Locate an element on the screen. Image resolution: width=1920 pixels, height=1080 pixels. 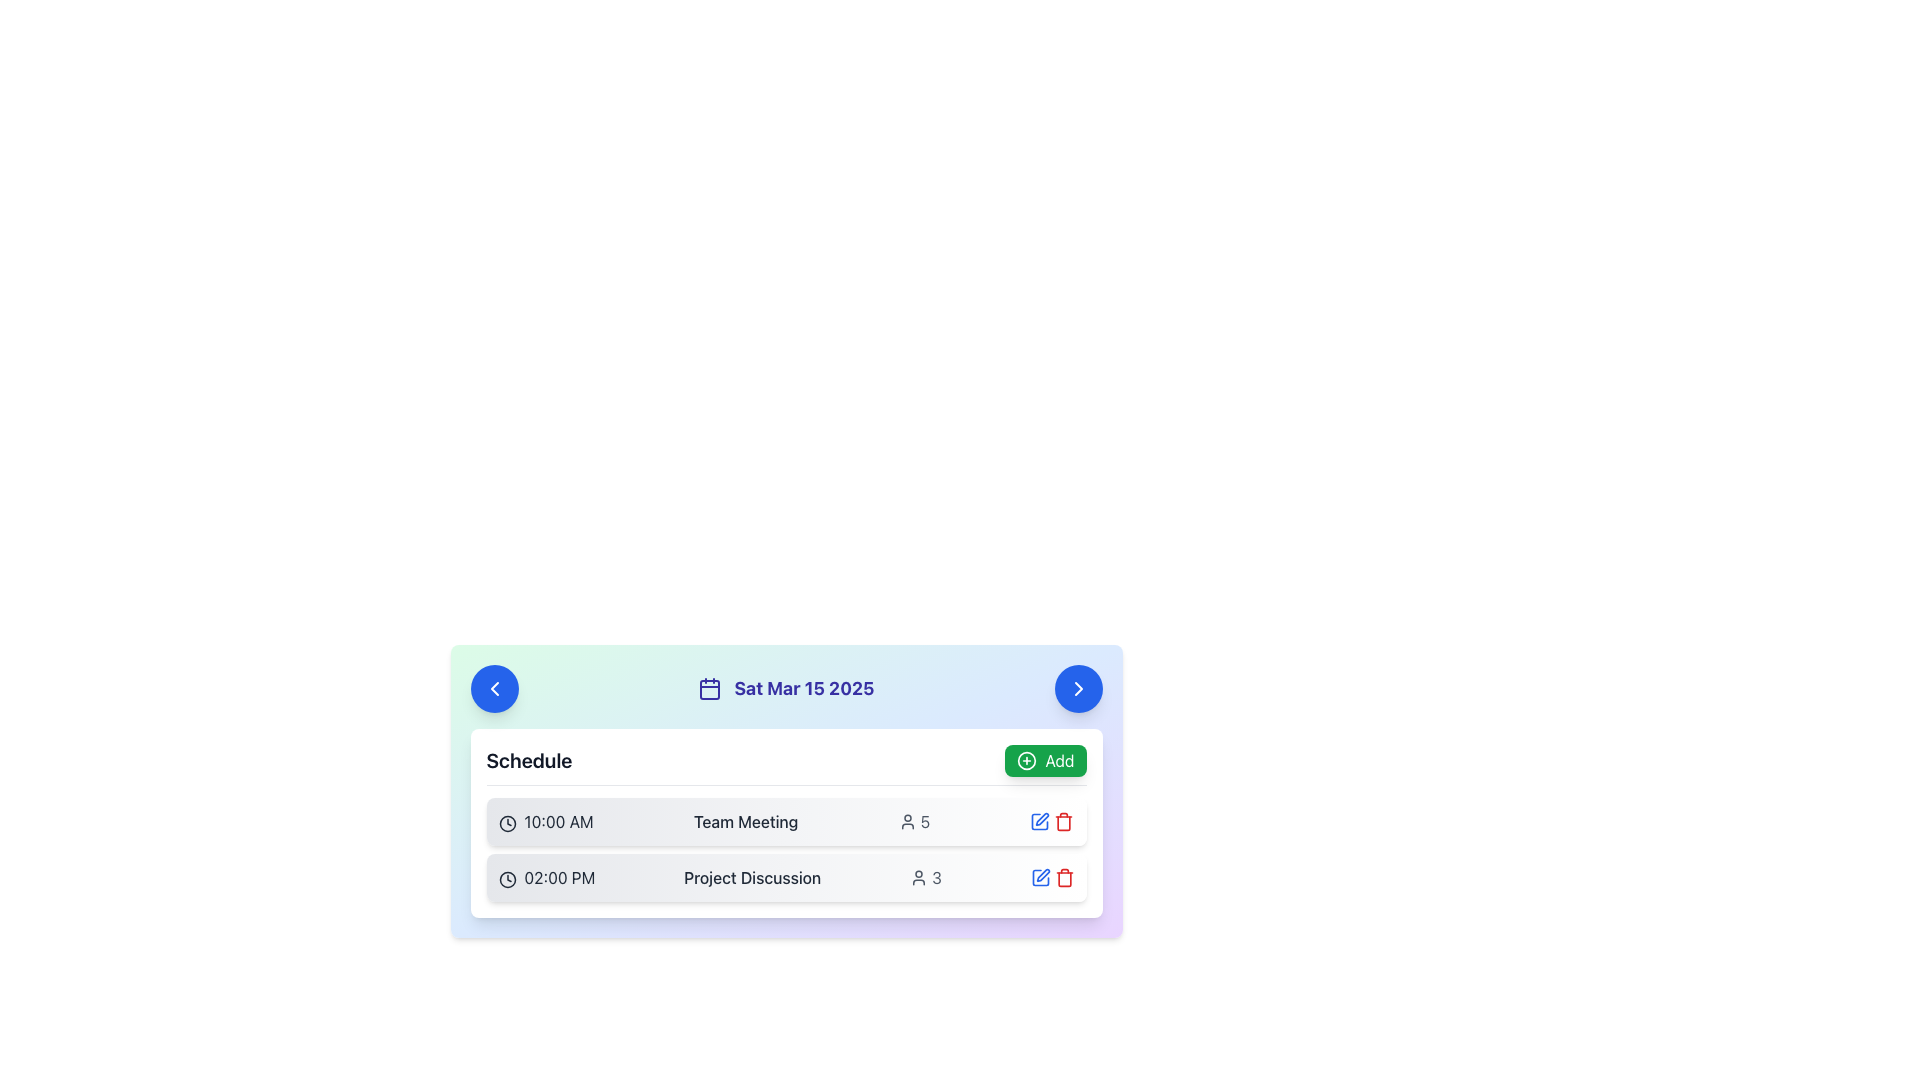
the circular icon with a plus symbol inside, located at the top-right of the schedule section is located at coordinates (1027, 760).